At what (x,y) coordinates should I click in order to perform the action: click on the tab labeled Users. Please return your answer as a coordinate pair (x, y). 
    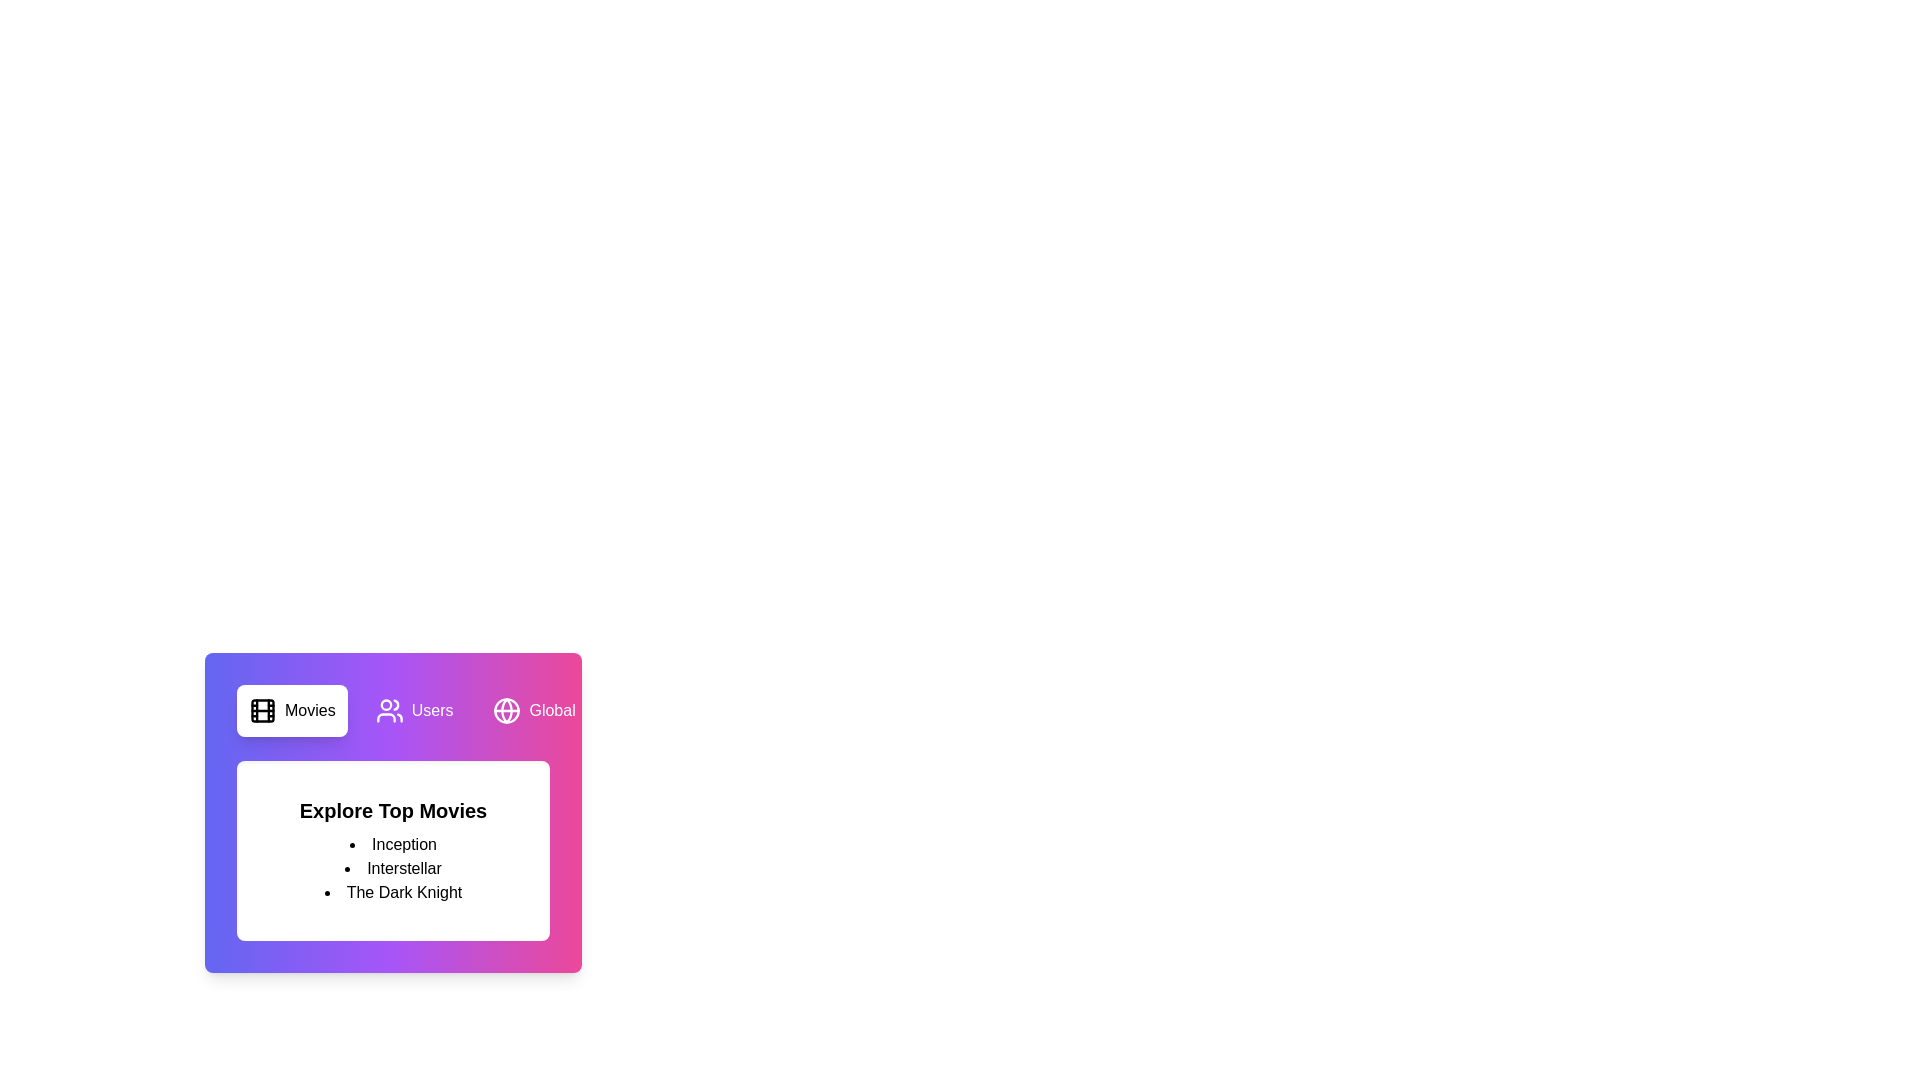
    Looking at the image, I should click on (412, 709).